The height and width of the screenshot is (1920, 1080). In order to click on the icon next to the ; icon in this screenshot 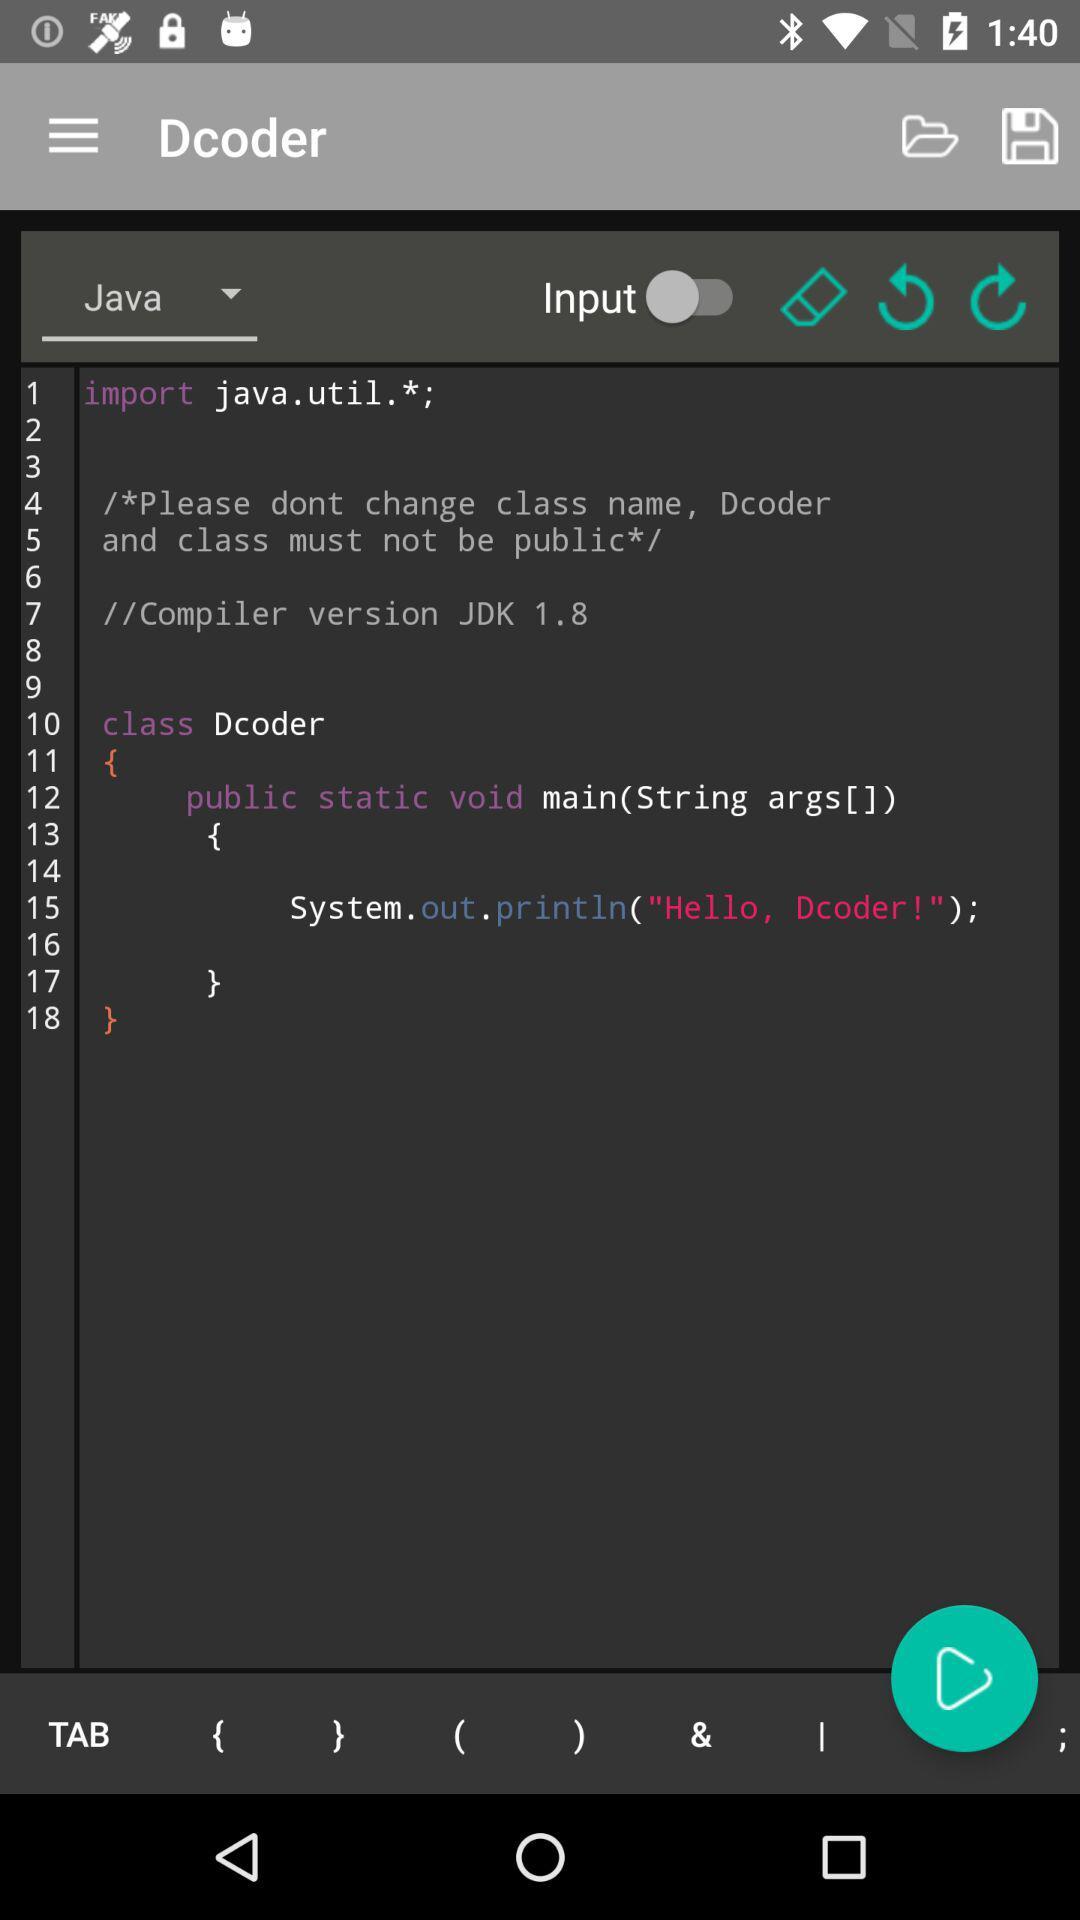, I will do `click(942, 1732)`.